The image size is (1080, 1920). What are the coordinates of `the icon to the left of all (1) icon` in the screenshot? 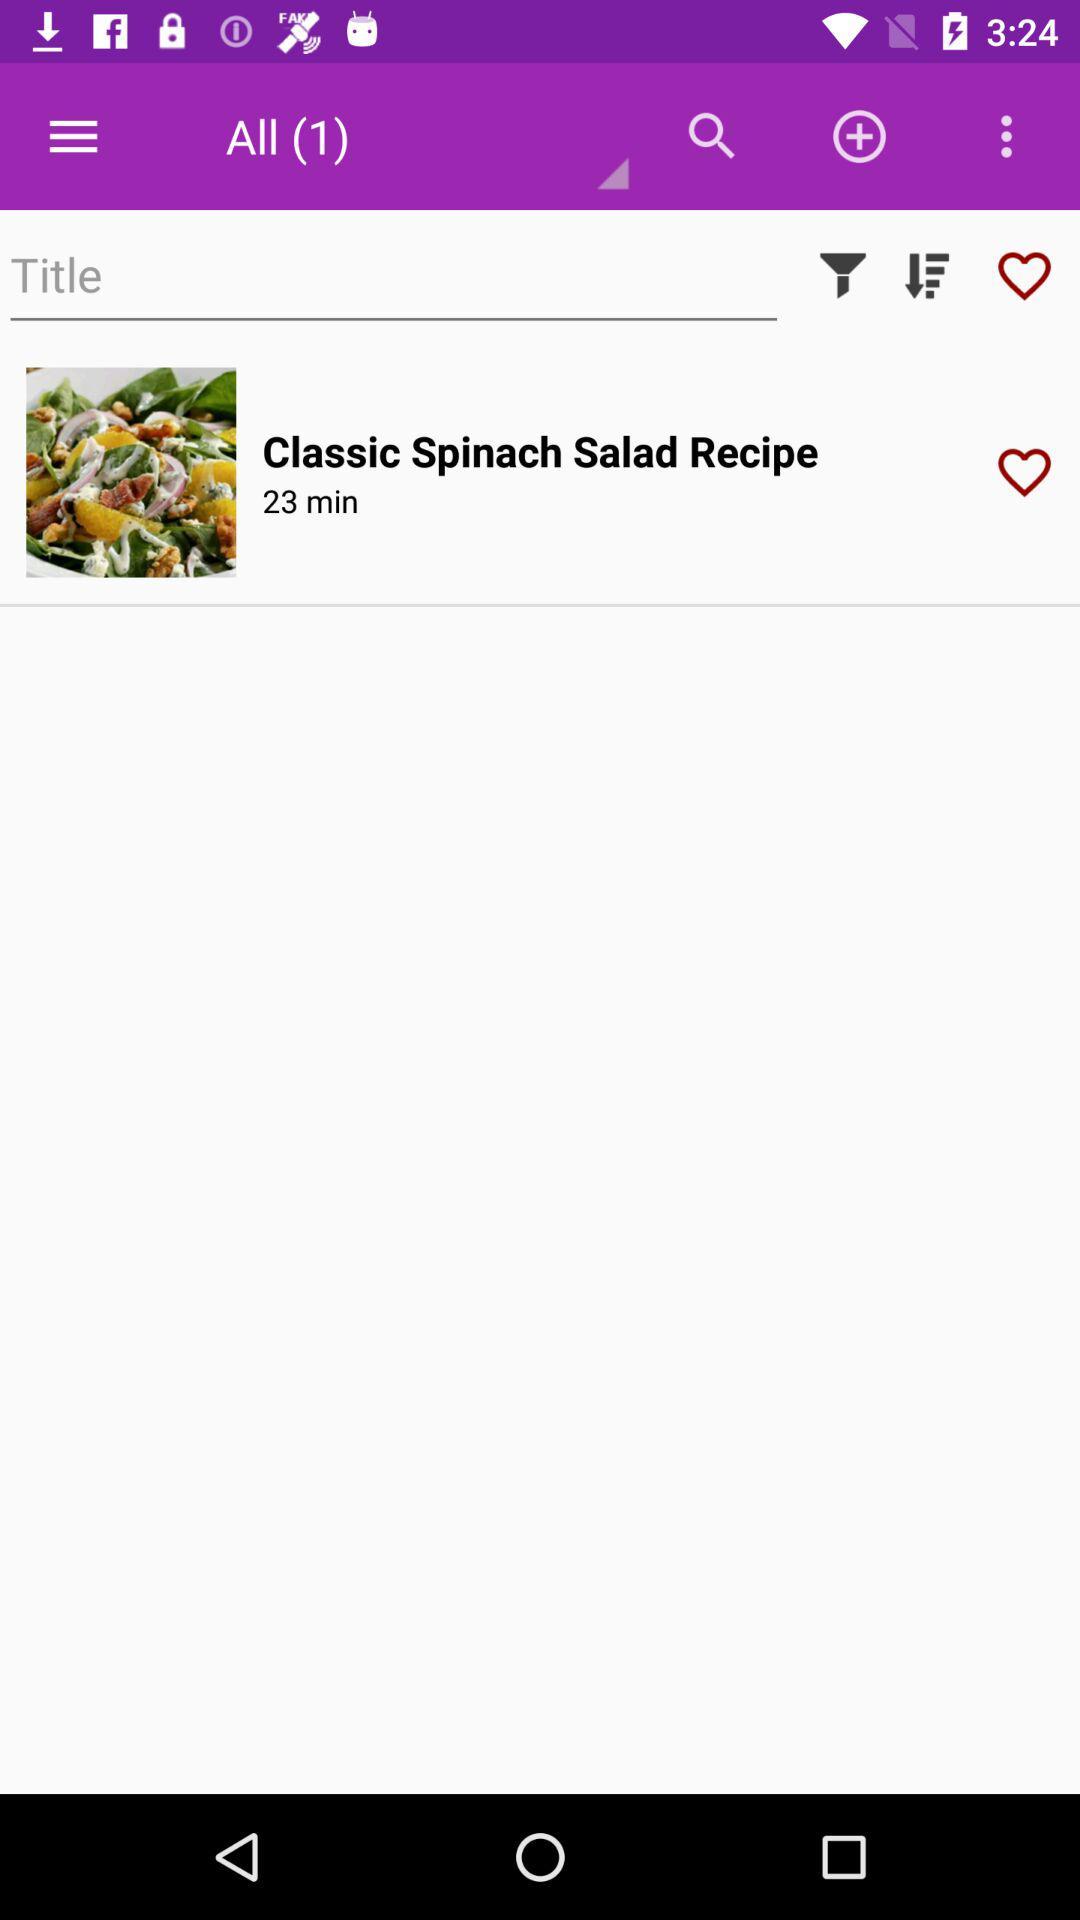 It's located at (72, 135).